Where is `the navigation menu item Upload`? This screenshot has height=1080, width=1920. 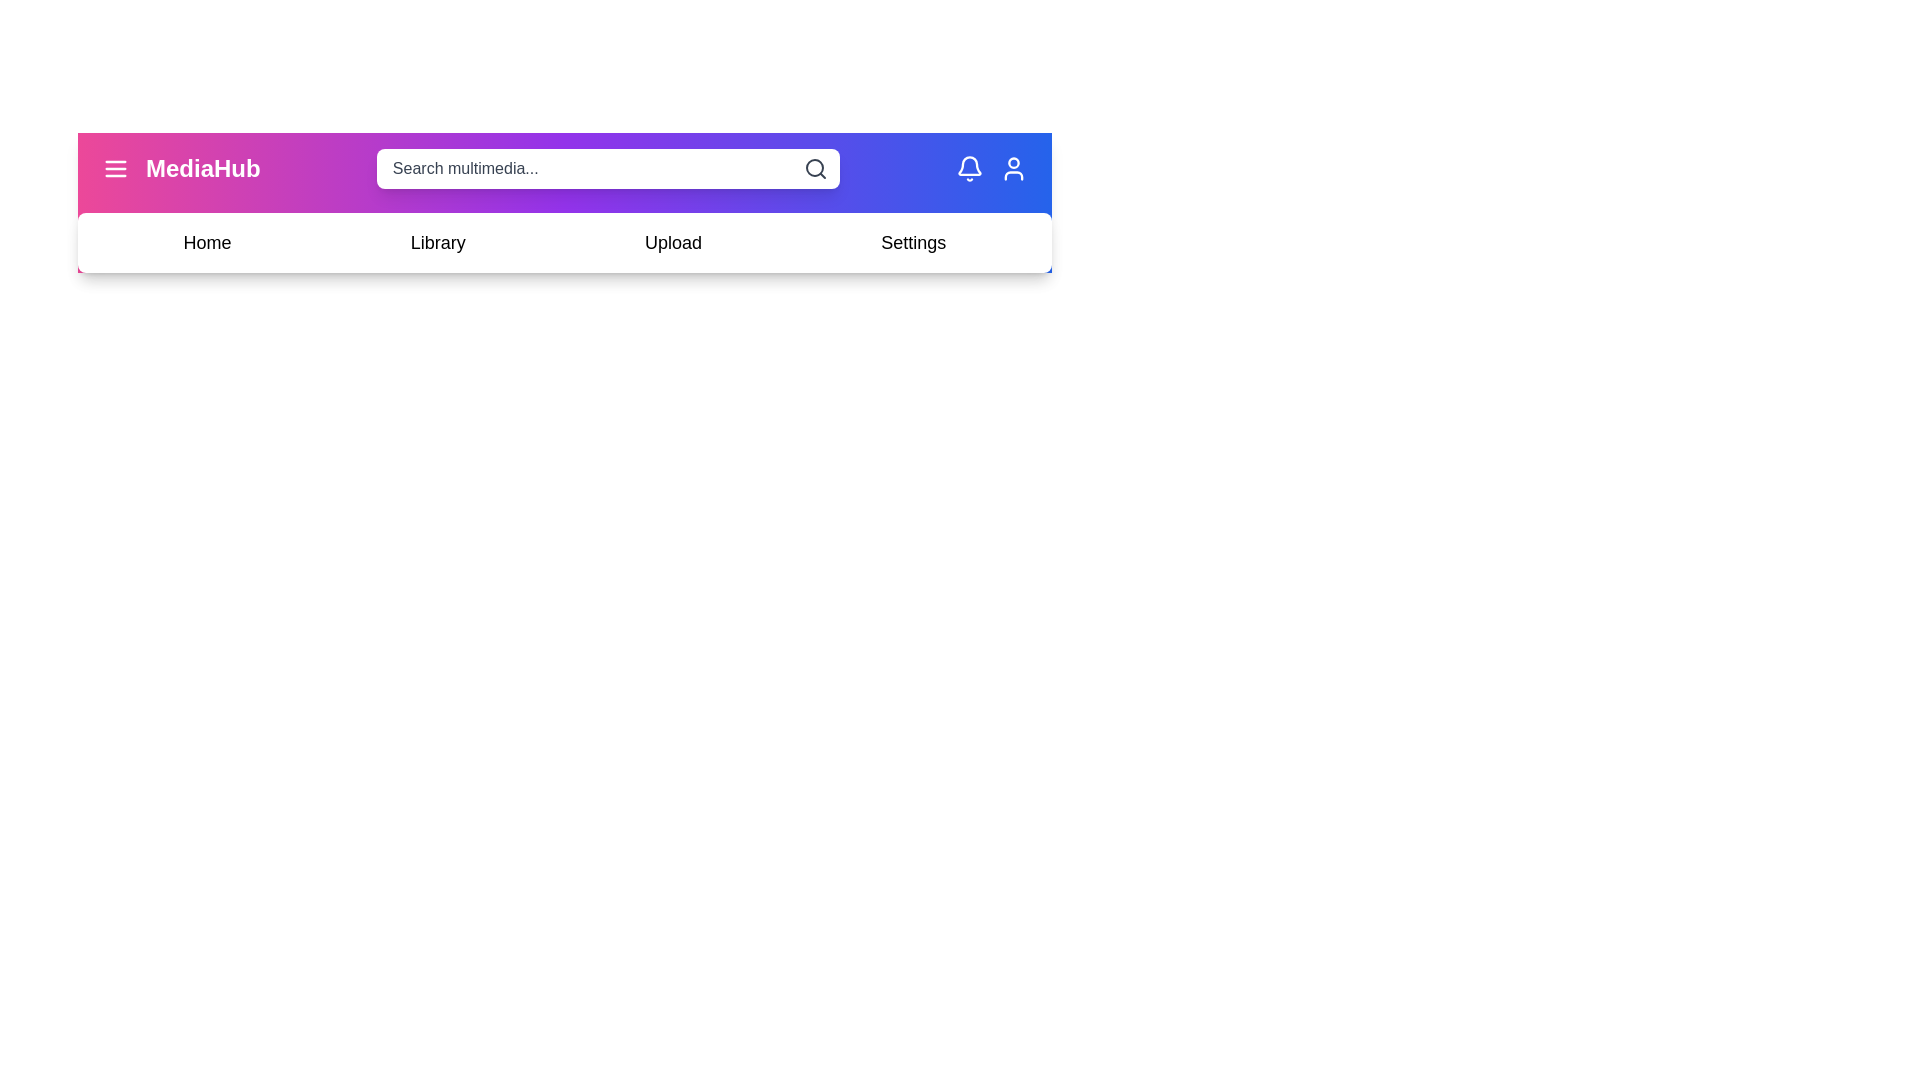 the navigation menu item Upload is located at coordinates (673, 242).